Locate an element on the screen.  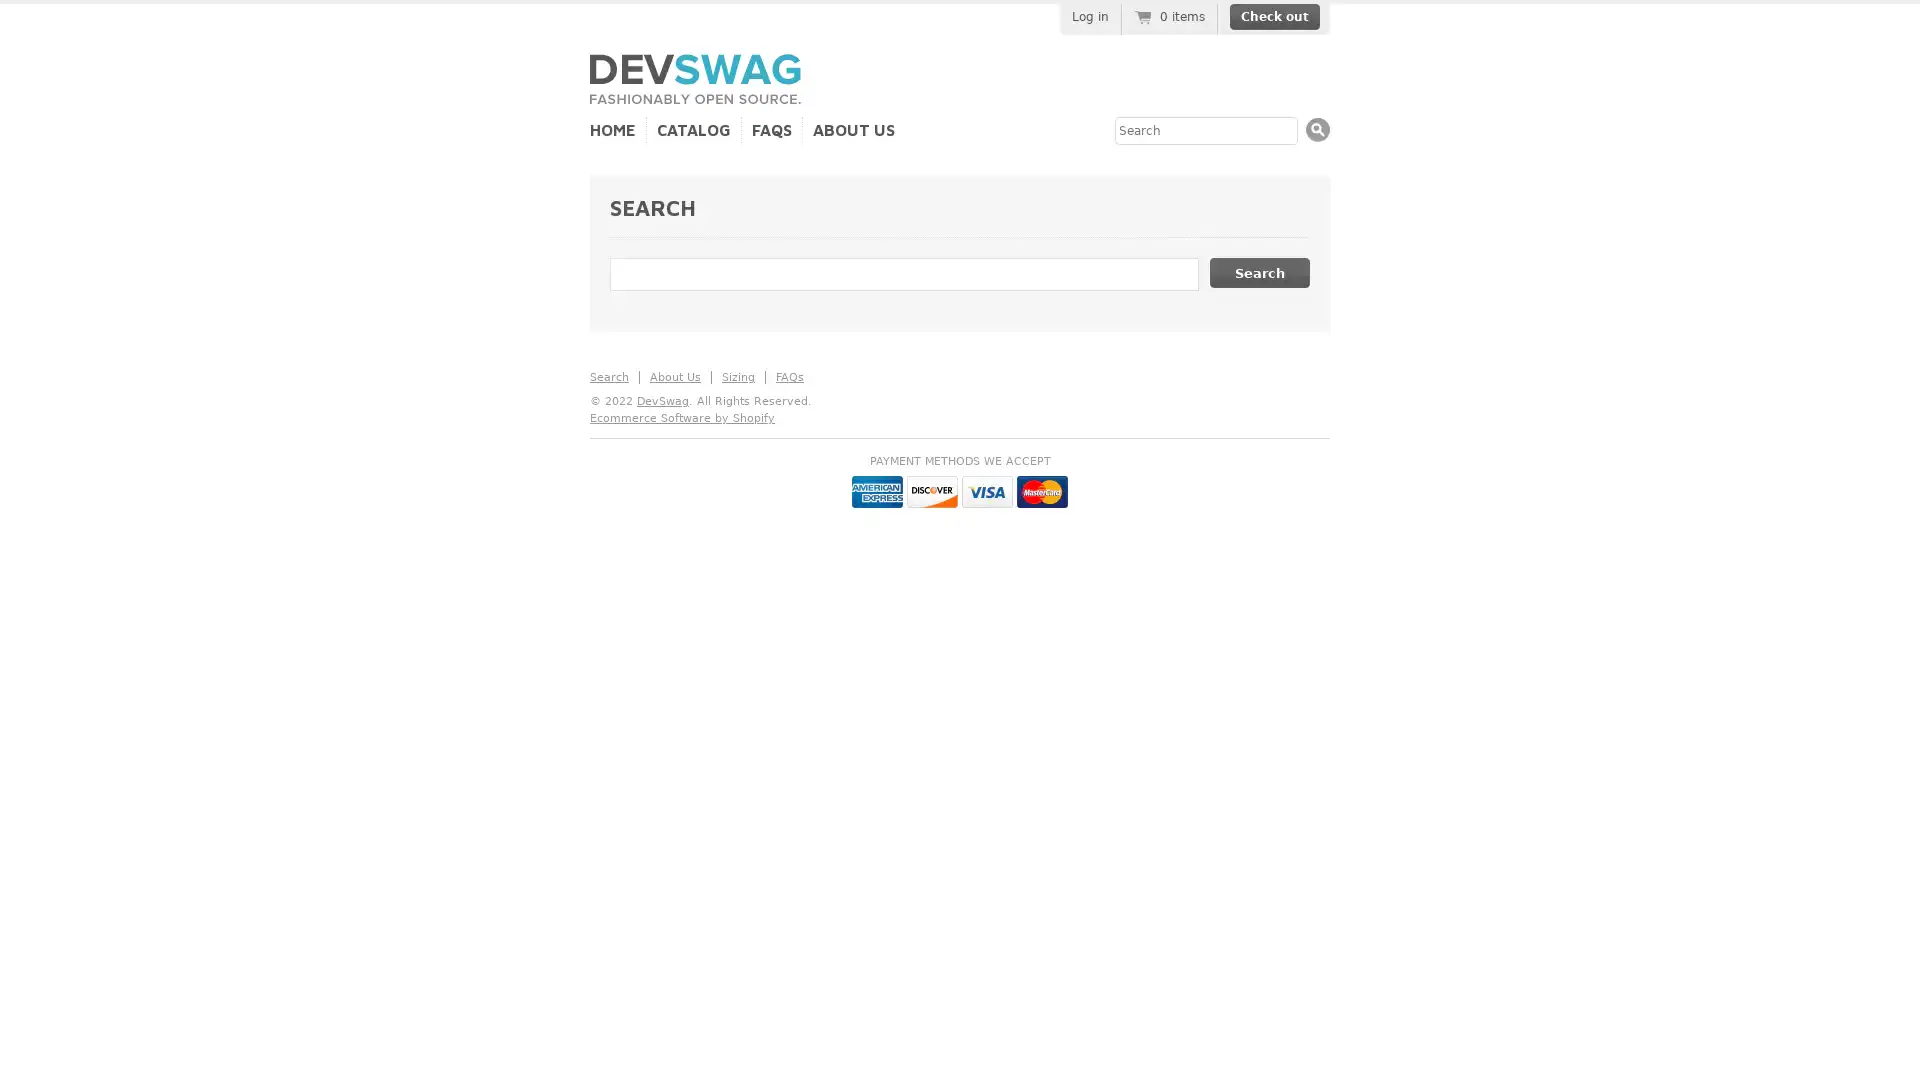
Search is located at coordinates (1258, 272).